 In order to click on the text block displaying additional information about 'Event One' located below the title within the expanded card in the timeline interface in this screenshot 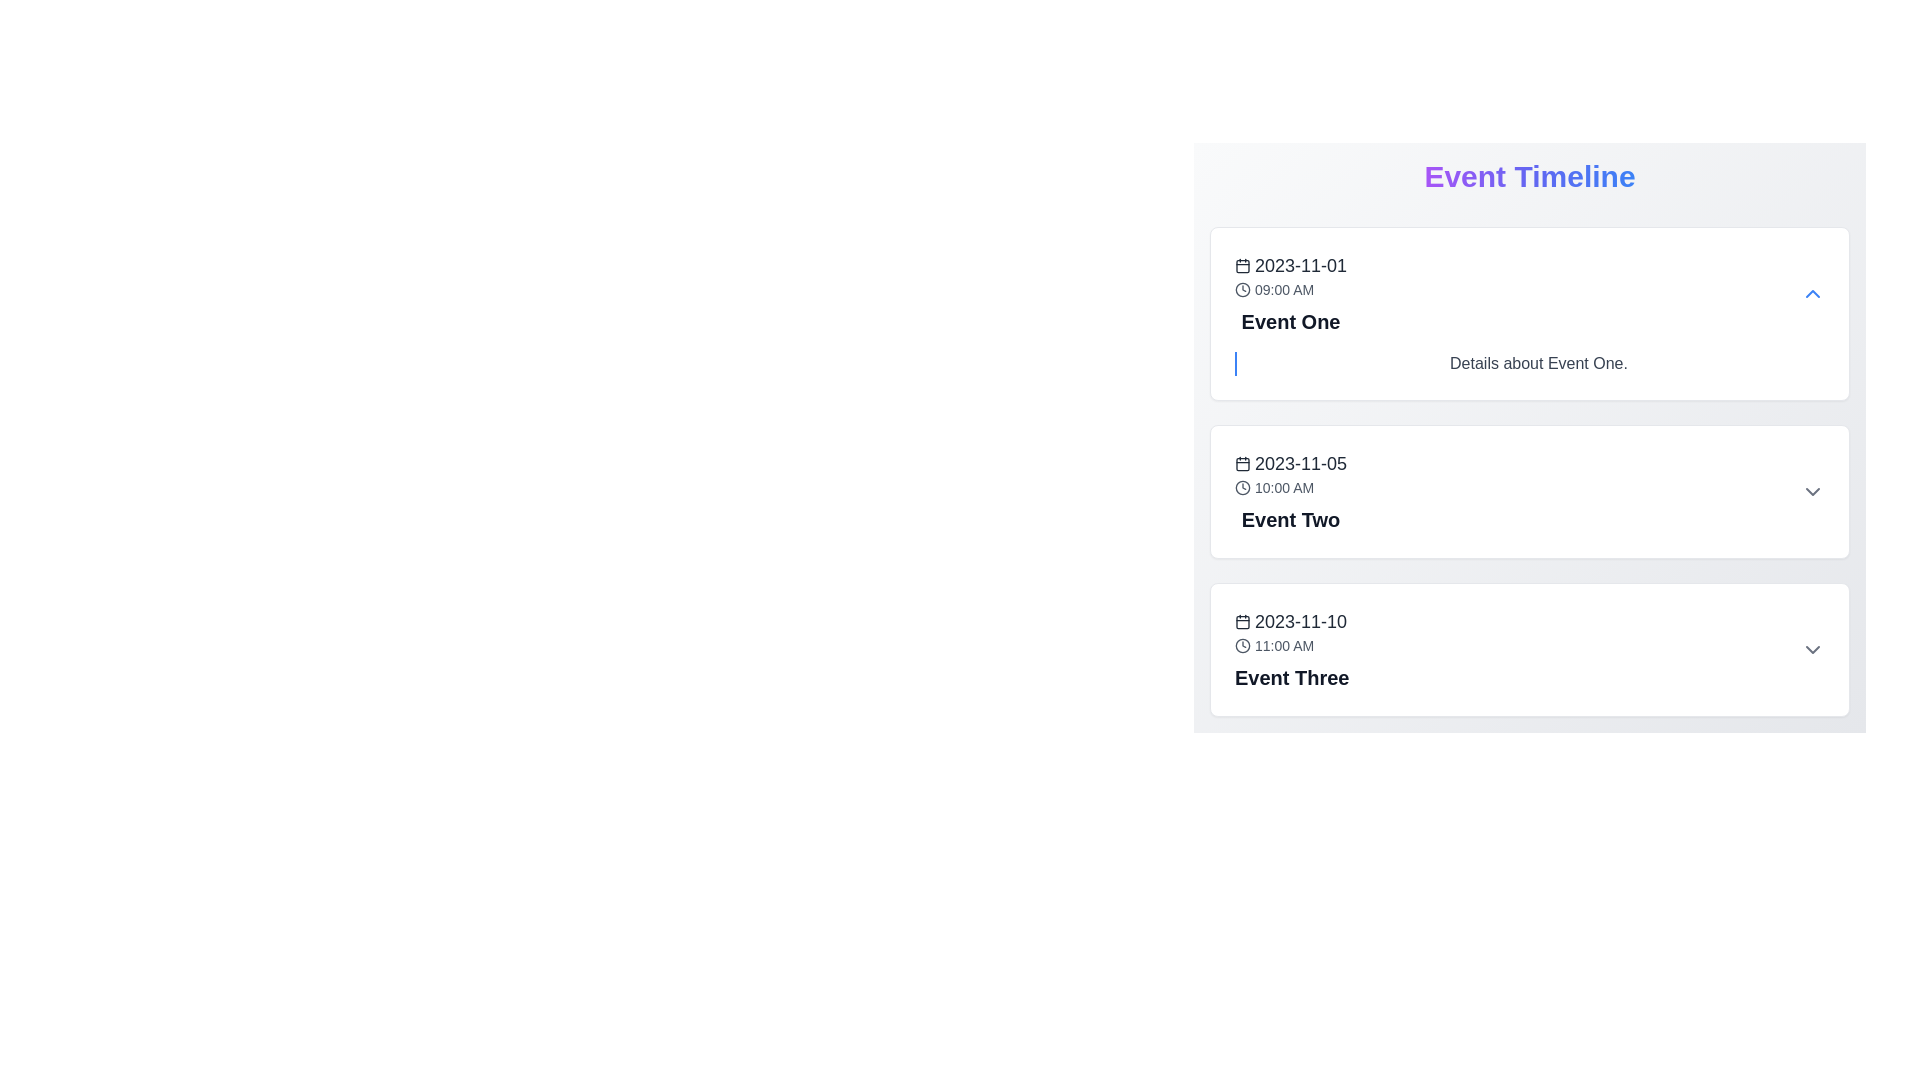, I will do `click(1538, 363)`.